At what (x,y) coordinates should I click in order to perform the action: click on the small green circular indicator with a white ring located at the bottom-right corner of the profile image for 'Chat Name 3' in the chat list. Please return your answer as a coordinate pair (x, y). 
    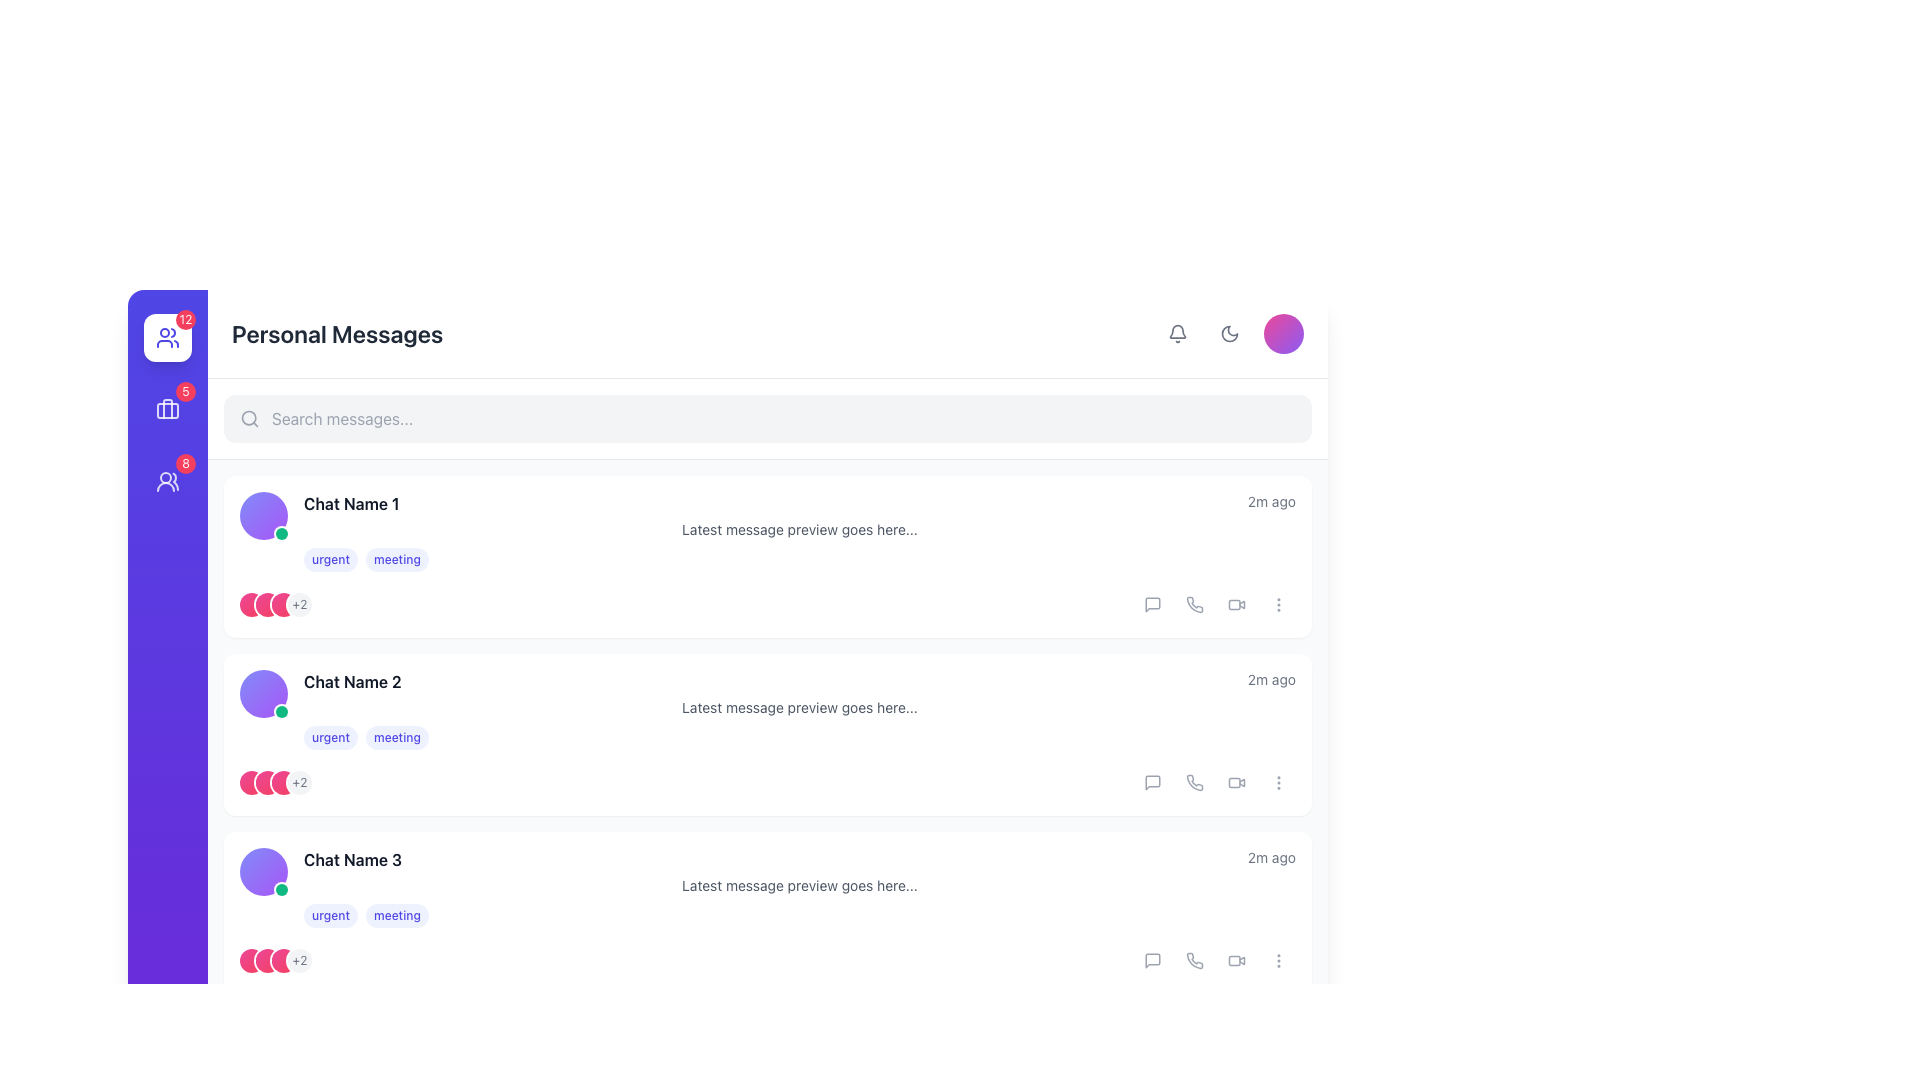
    Looking at the image, I should click on (281, 889).